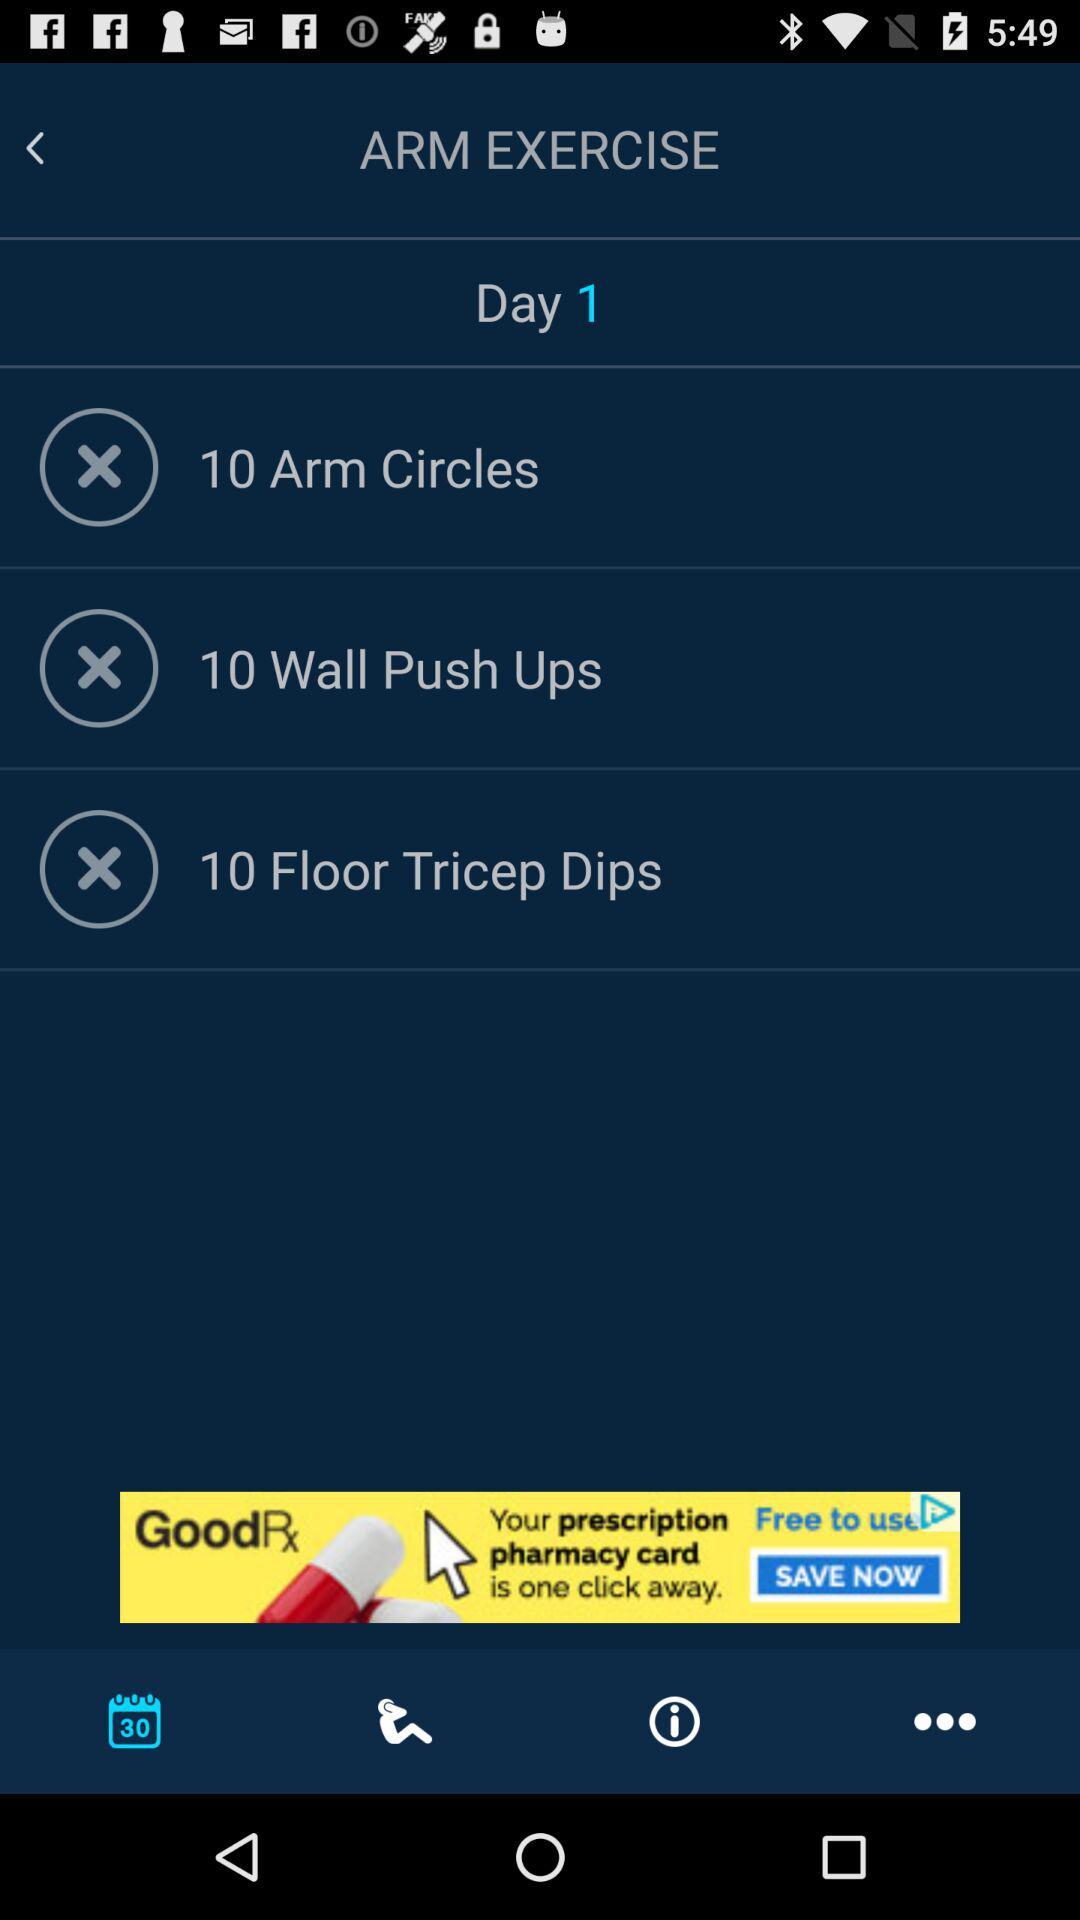 The height and width of the screenshot is (1920, 1080). What do you see at coordinates (99, 668) in the screenshot?
I see `options` at bounding box center [99, 668].